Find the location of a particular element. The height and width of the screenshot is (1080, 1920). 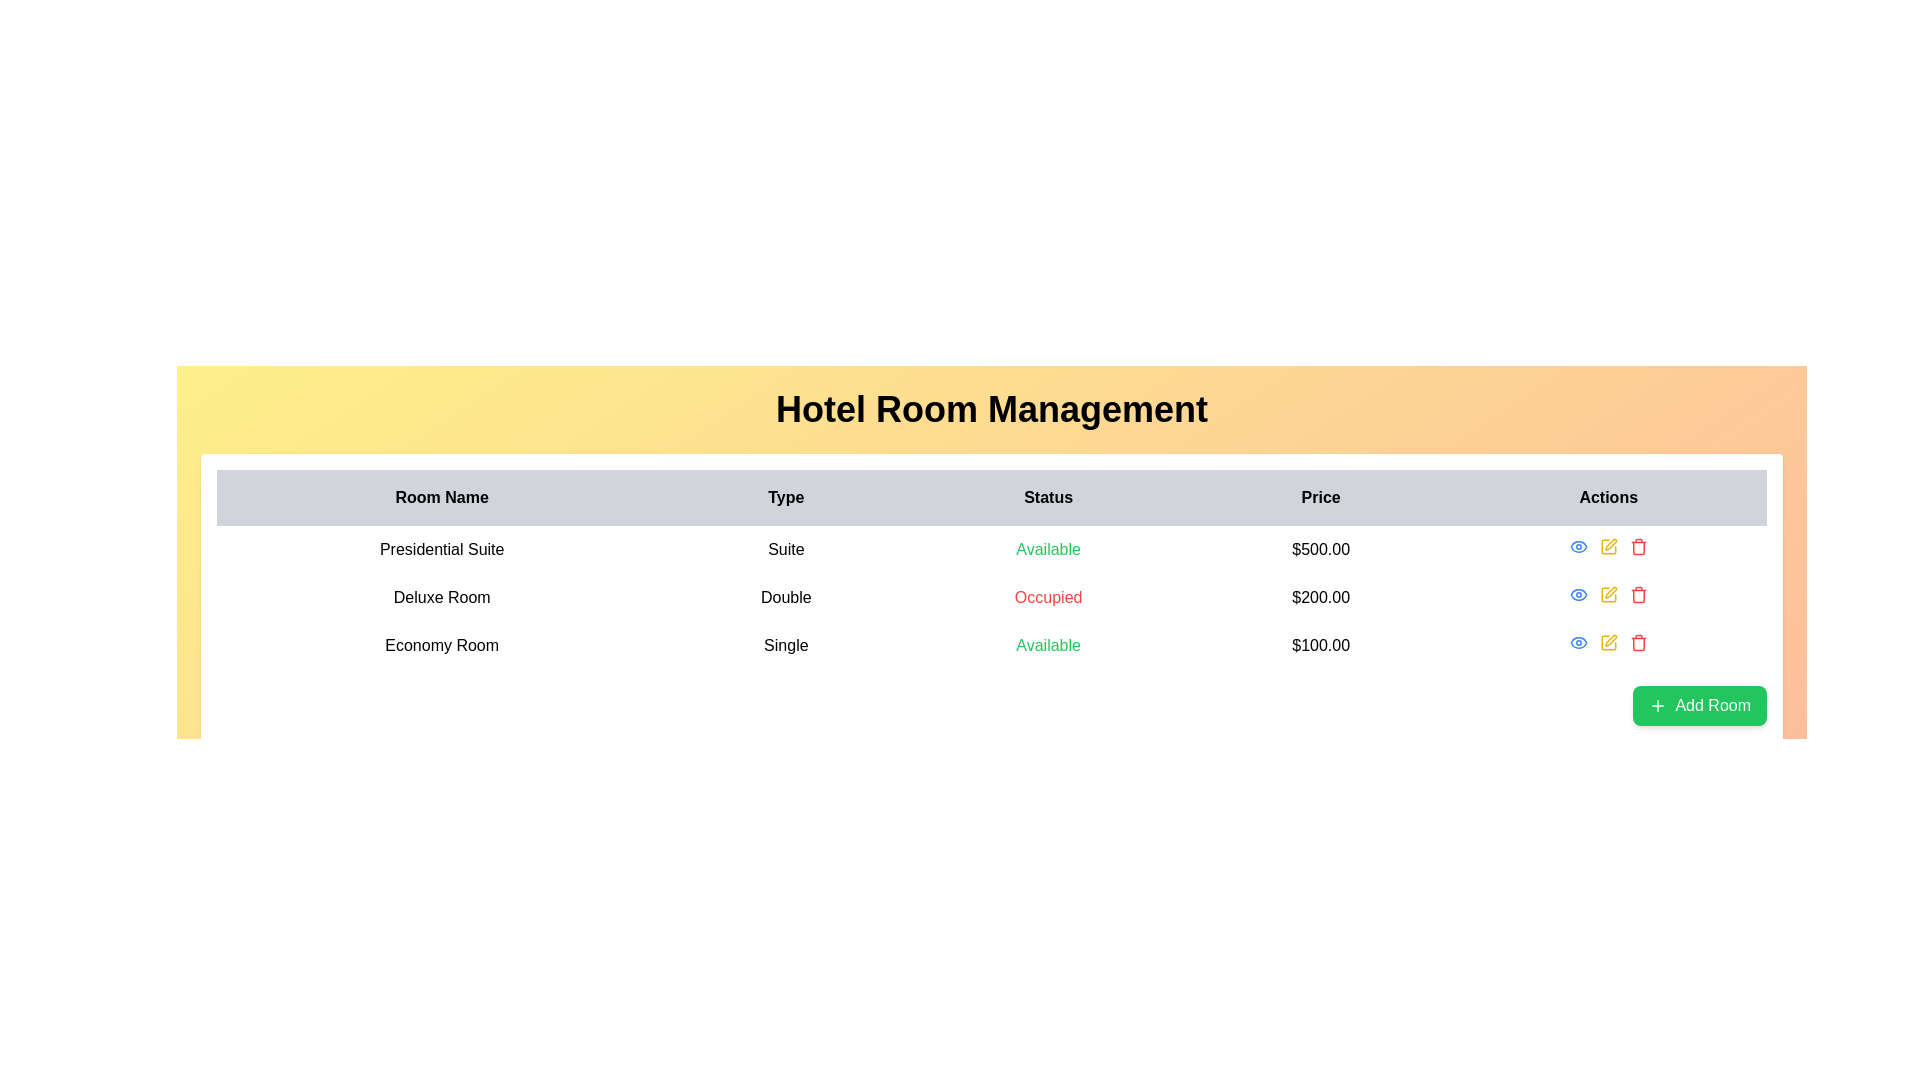

the small pen icon located in the 'Actions' column of the 'Economy Room' entry in the table is located at coordinates (1610, 640).